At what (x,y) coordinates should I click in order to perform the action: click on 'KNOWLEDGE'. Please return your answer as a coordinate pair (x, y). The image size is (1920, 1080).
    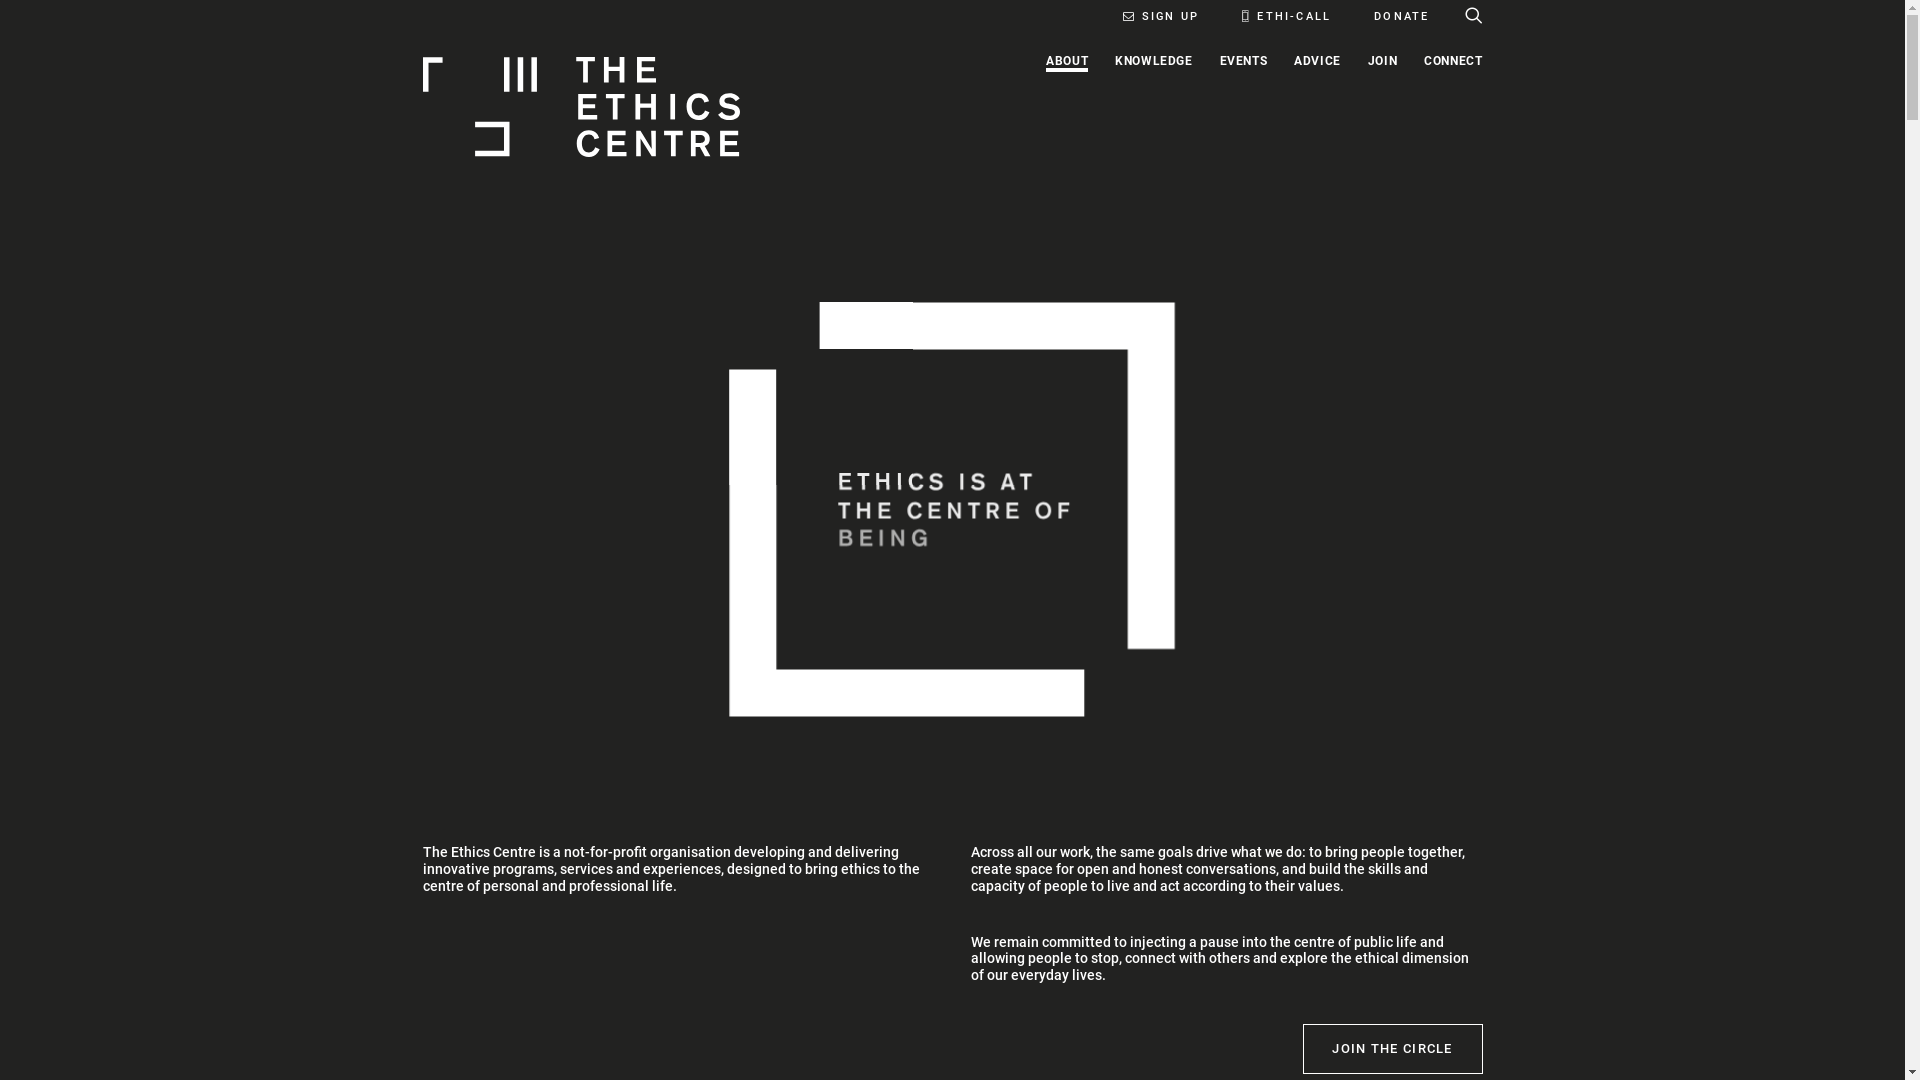
    Looking at the image, I should click on (1153, 107).